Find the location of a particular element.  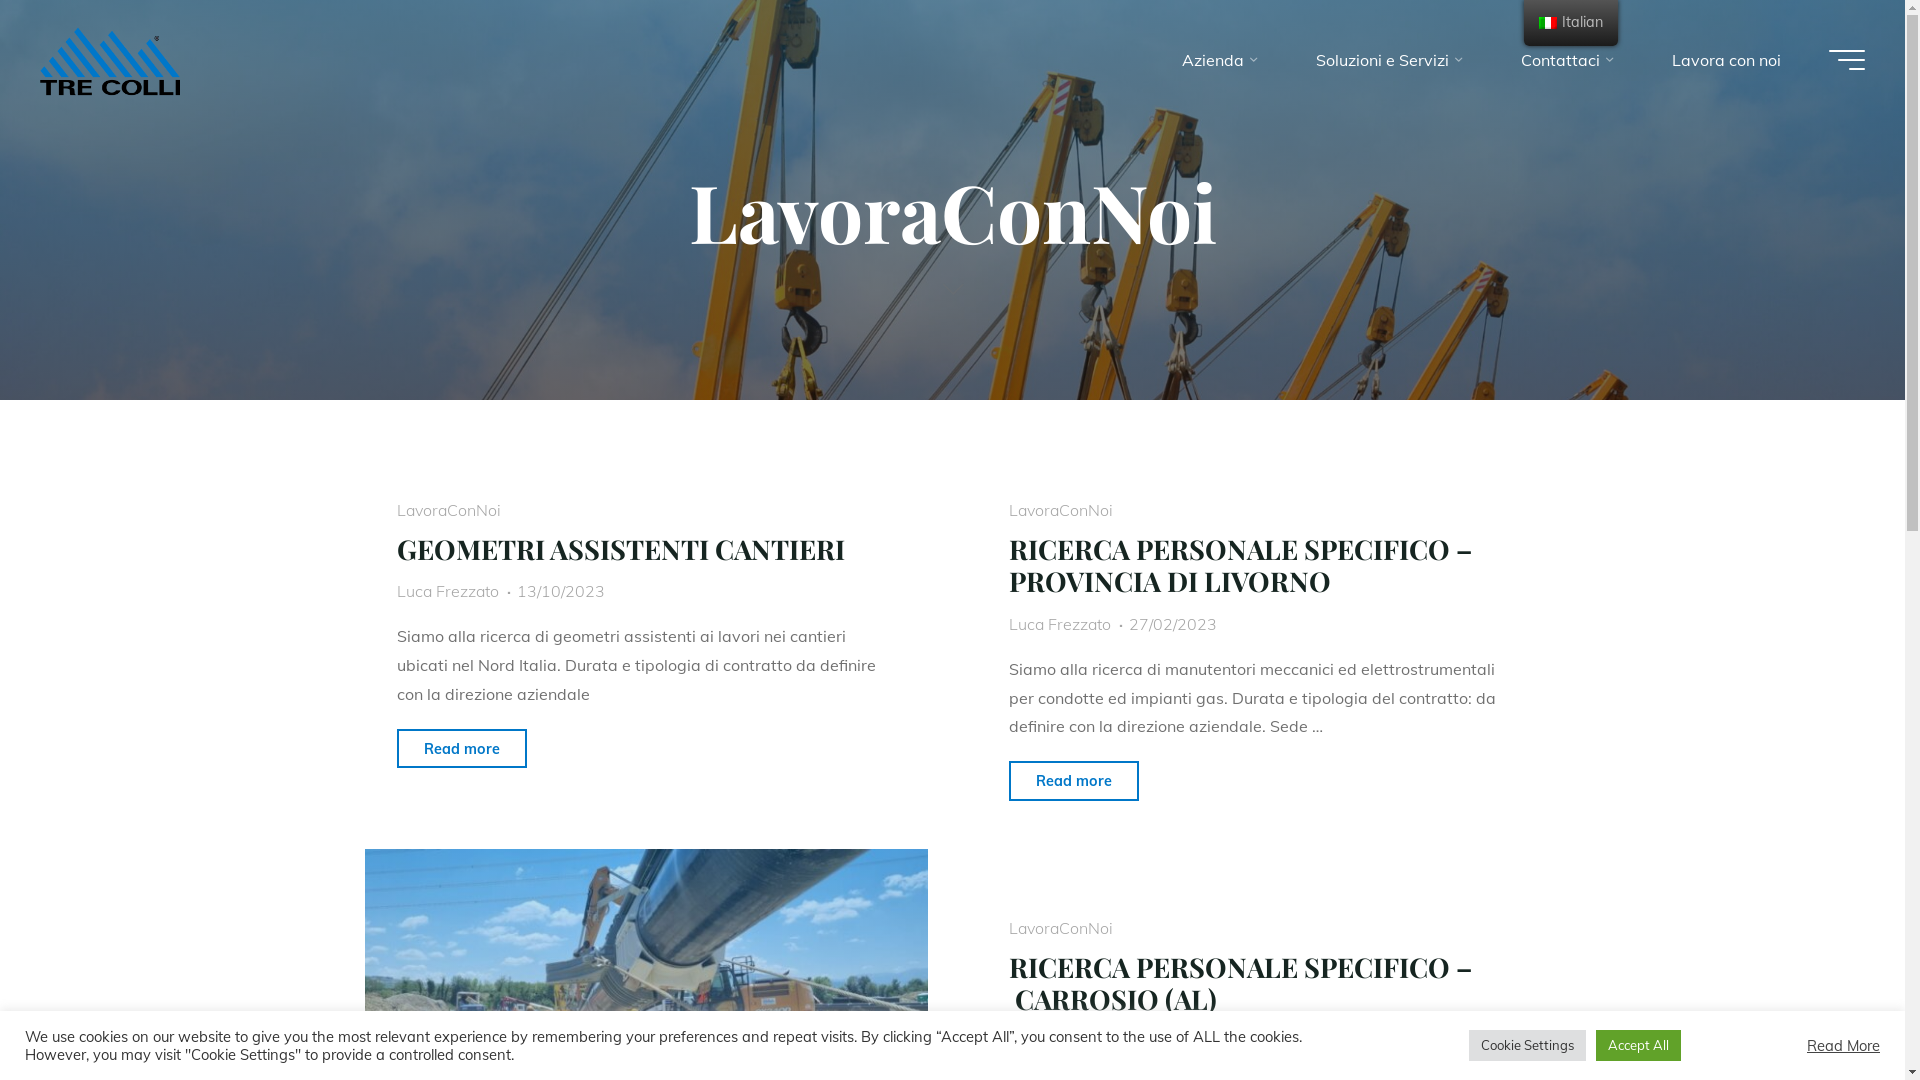

'Italian' is located at coordinates (1569, 23).